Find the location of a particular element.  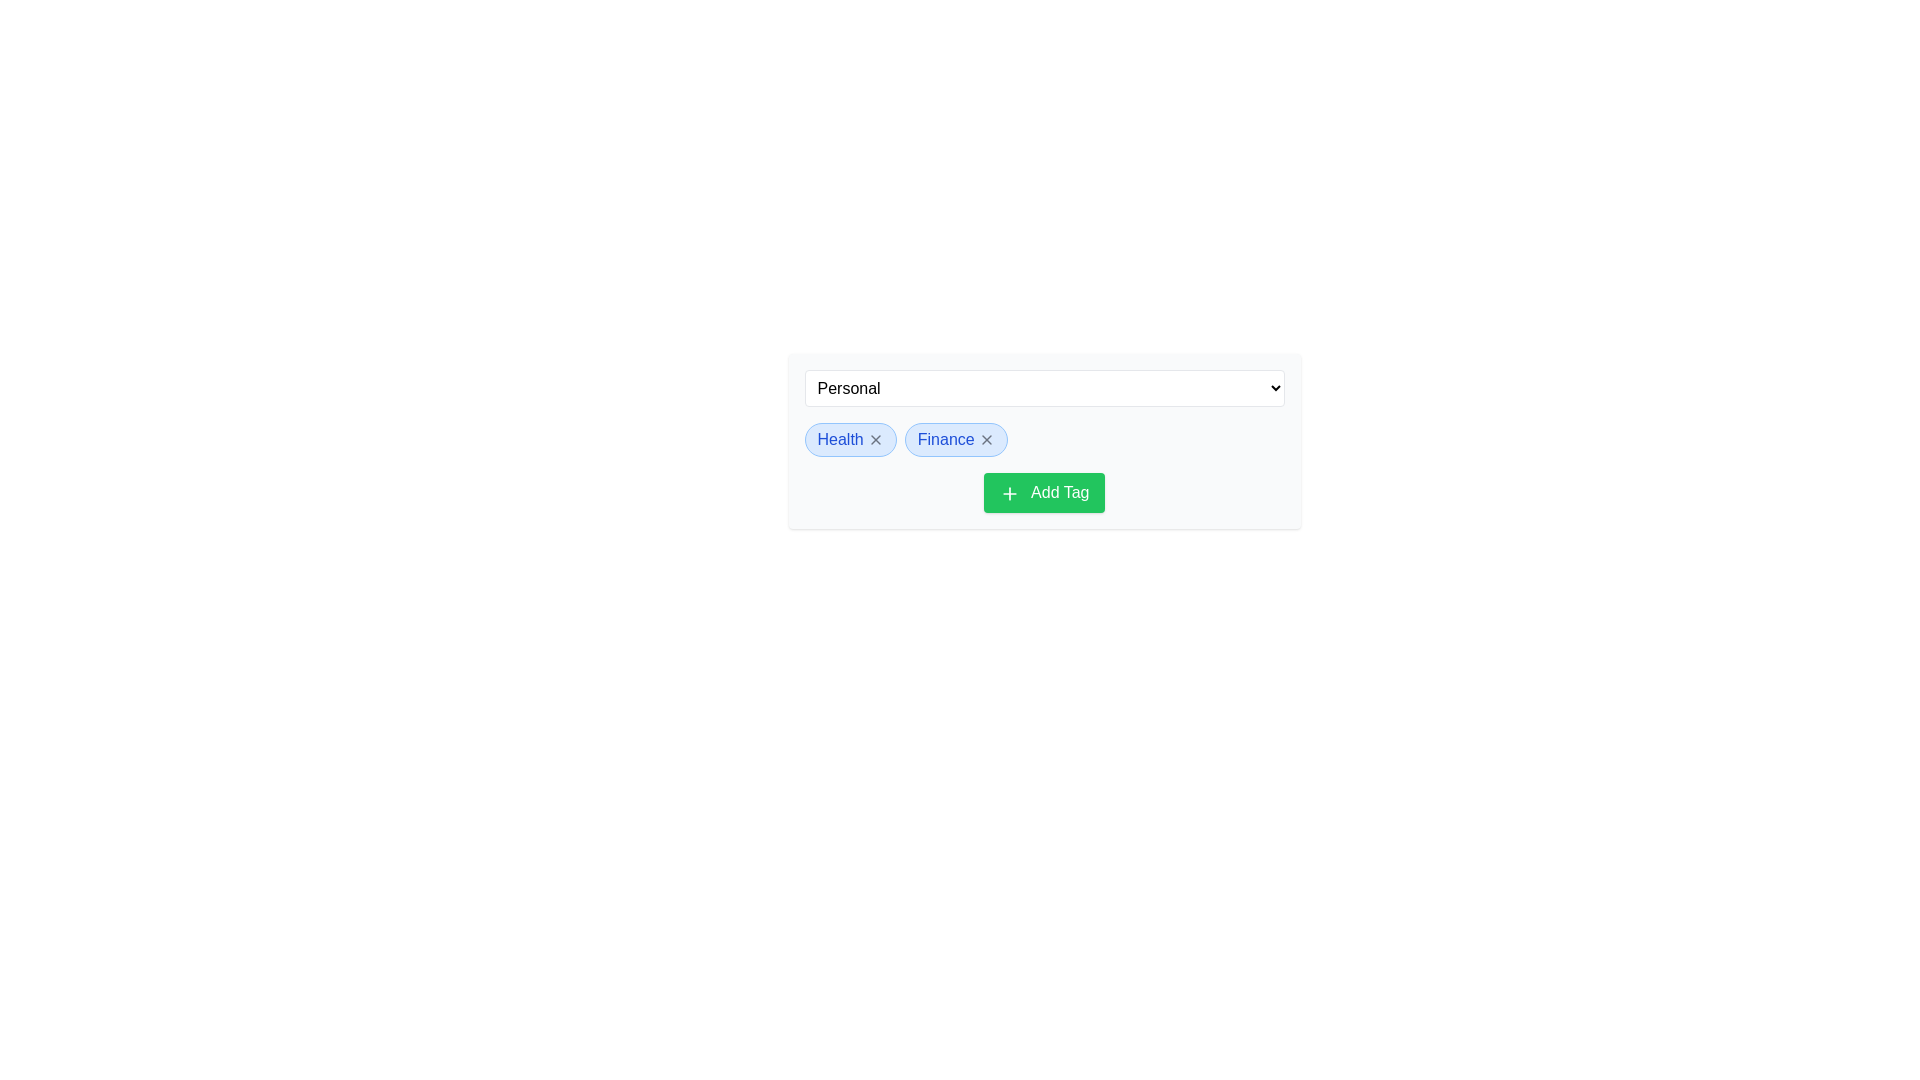

the small gray 'X' icon within the blue 'Health' tag to change its color to red is located at coordinates (875, 438).